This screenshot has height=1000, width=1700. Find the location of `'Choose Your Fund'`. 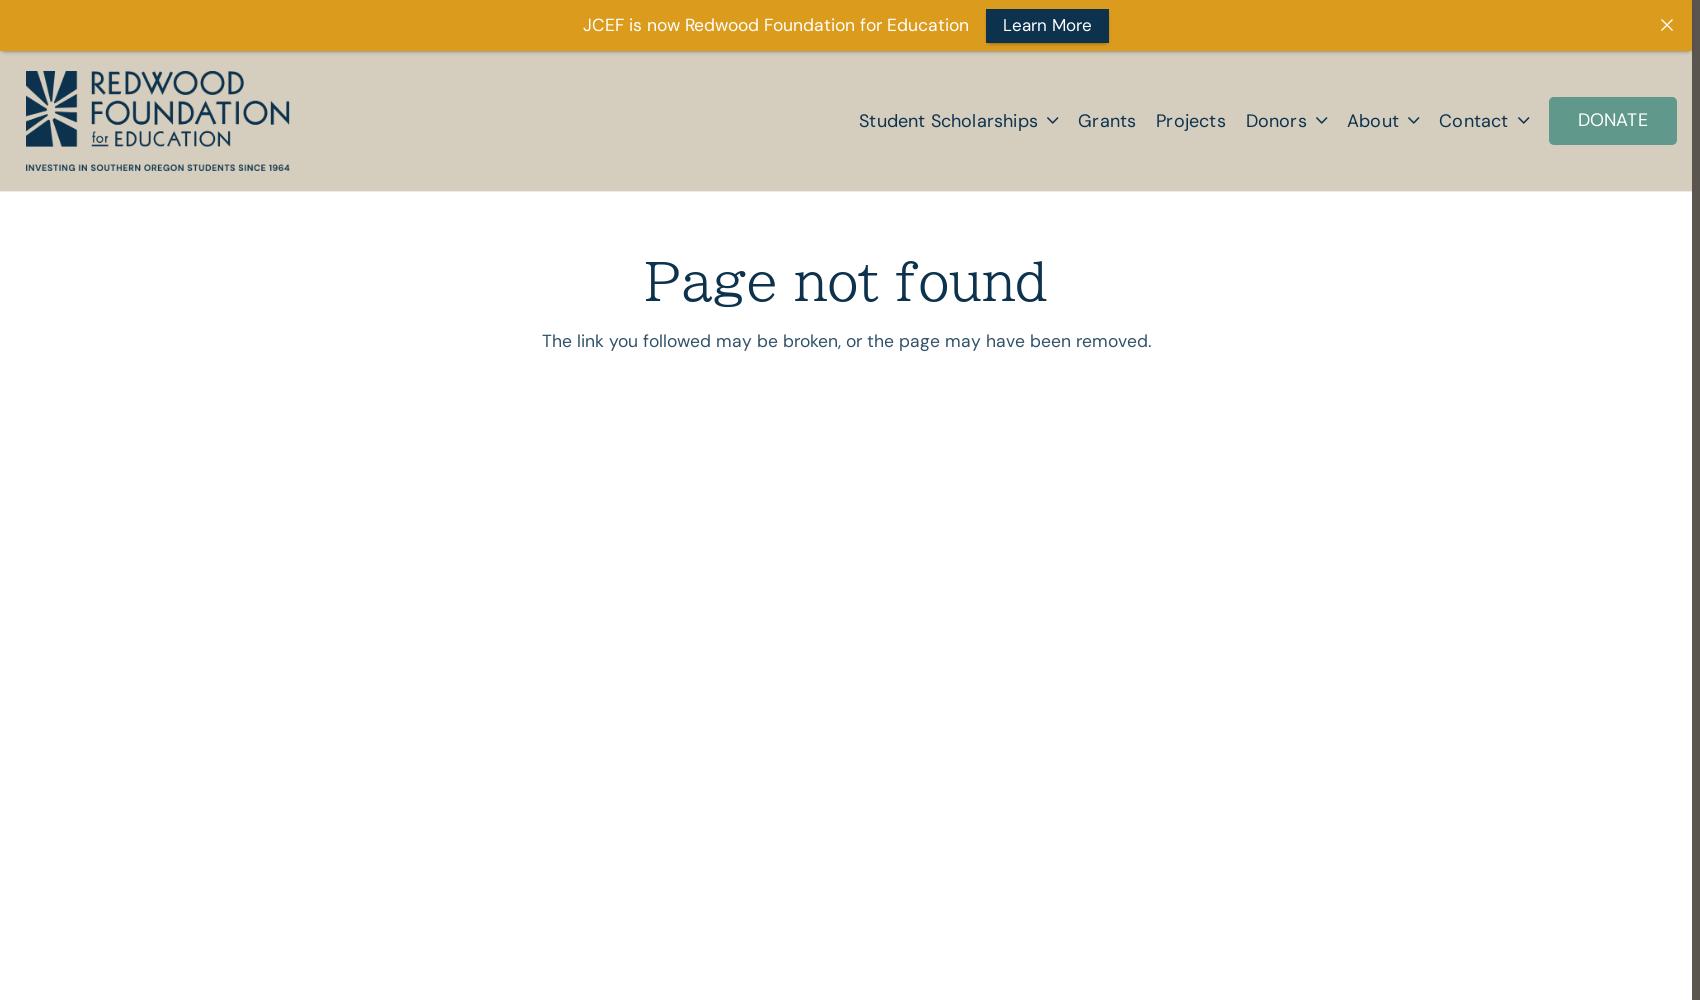

'Choose Your Fund' is located at coordinates (1331, 298).